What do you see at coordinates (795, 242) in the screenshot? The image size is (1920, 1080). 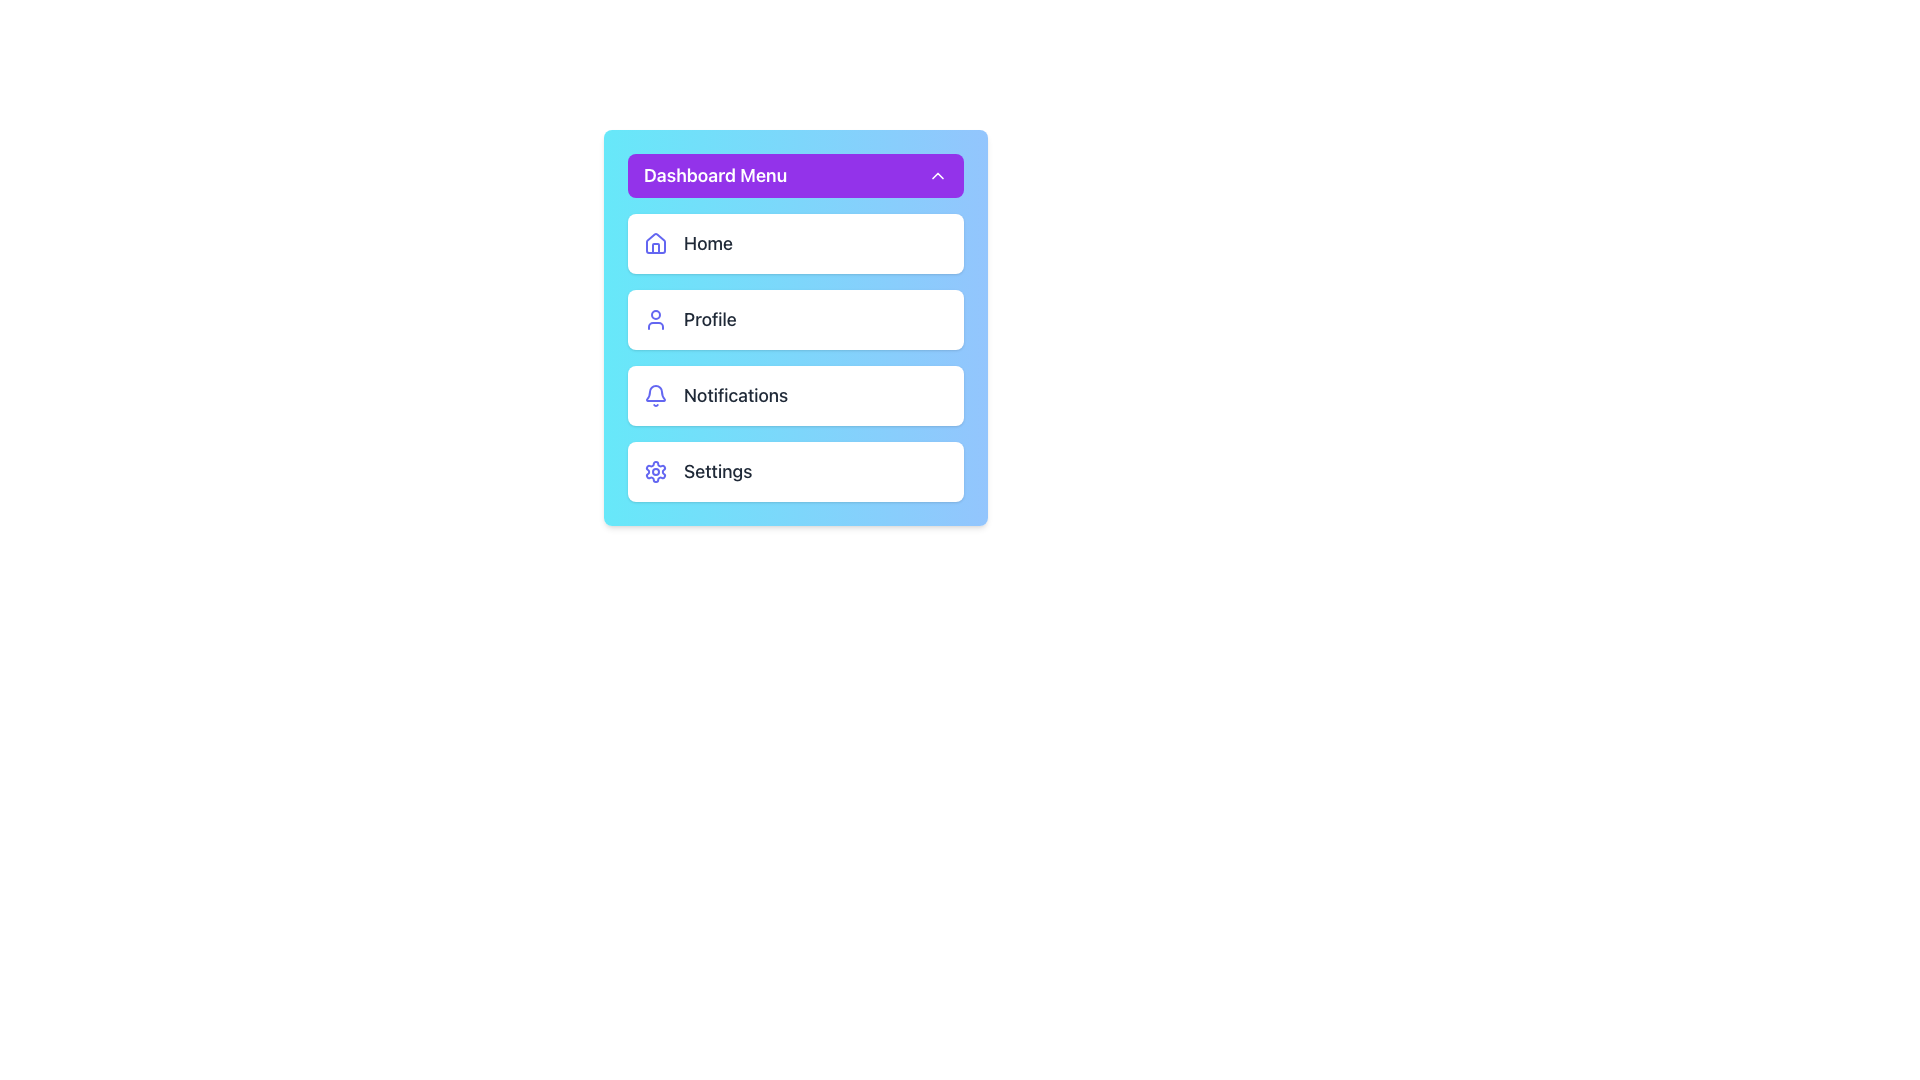 I see `the 'Home' menu item in the Dashboard Menu` at bounding box center [795, 242].